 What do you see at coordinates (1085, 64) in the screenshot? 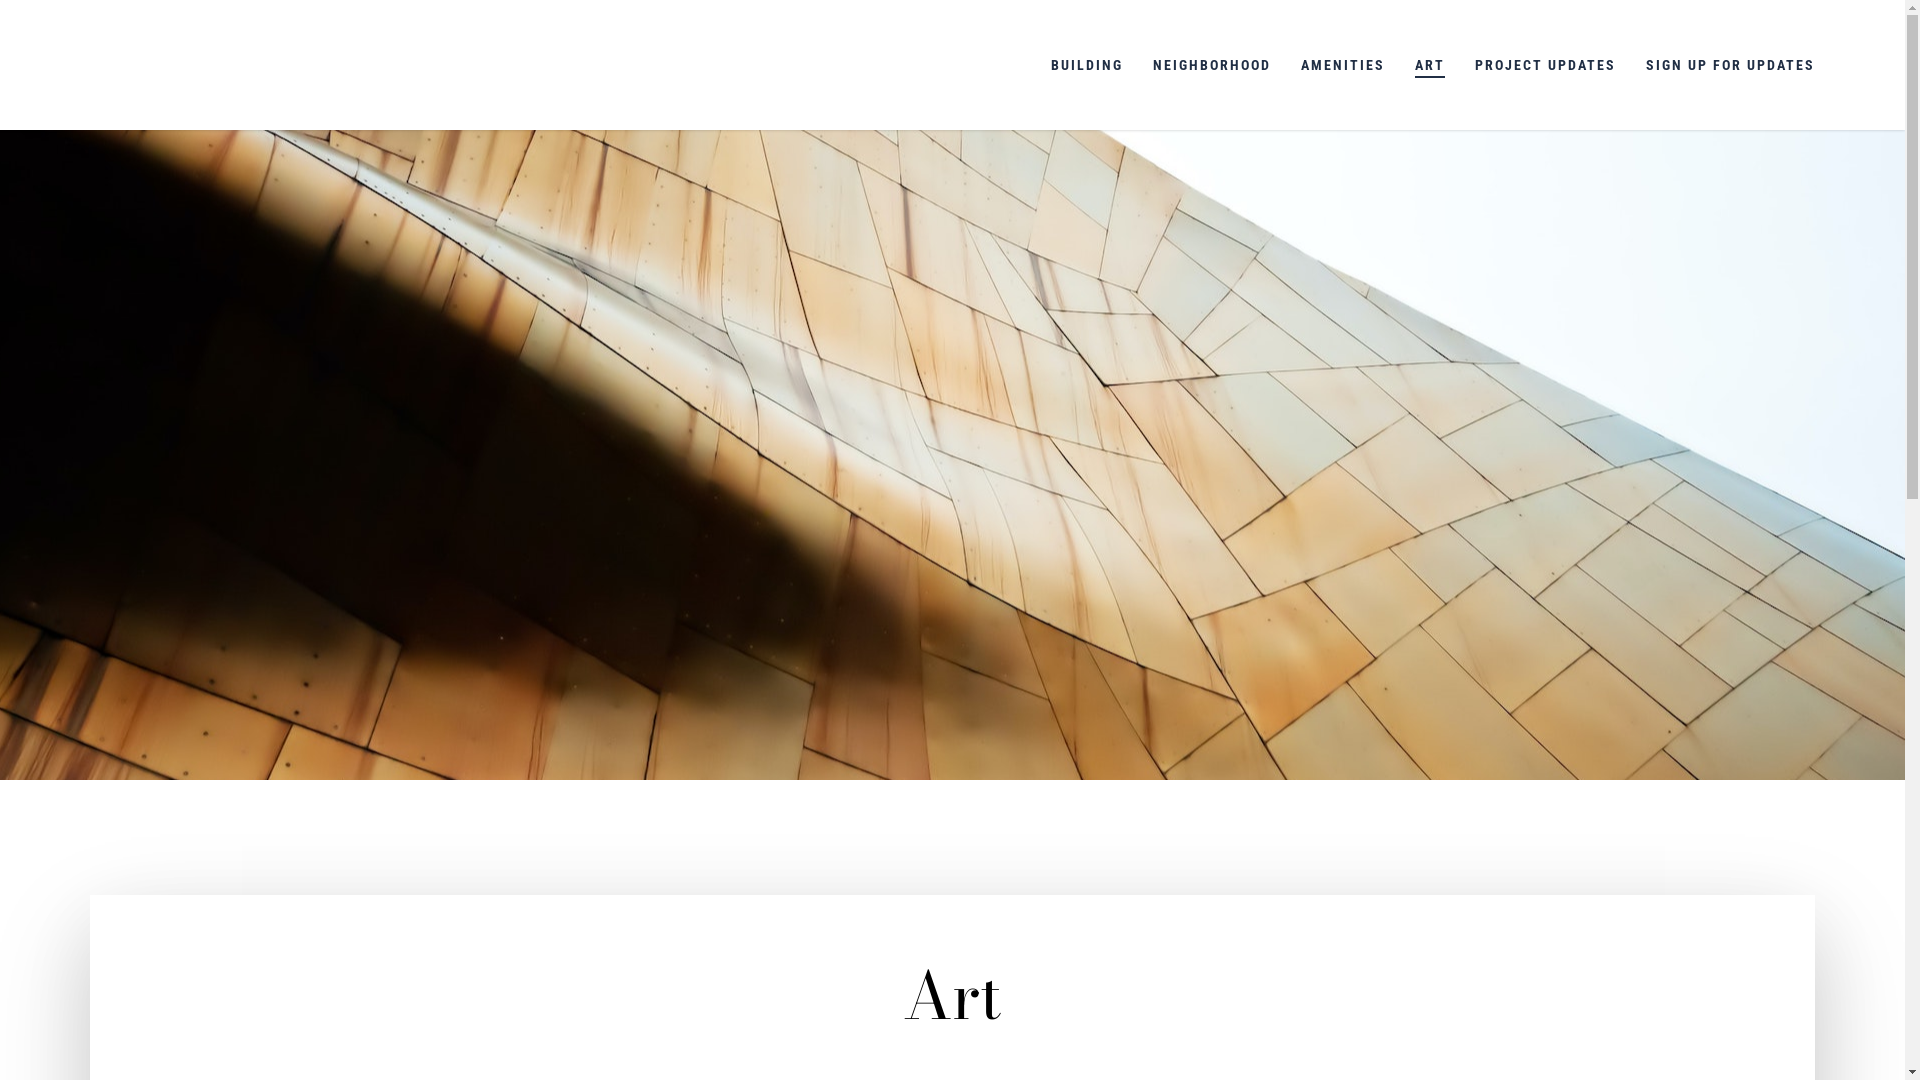
I see `'BUILDING'` at bounding box center [1085, 64].